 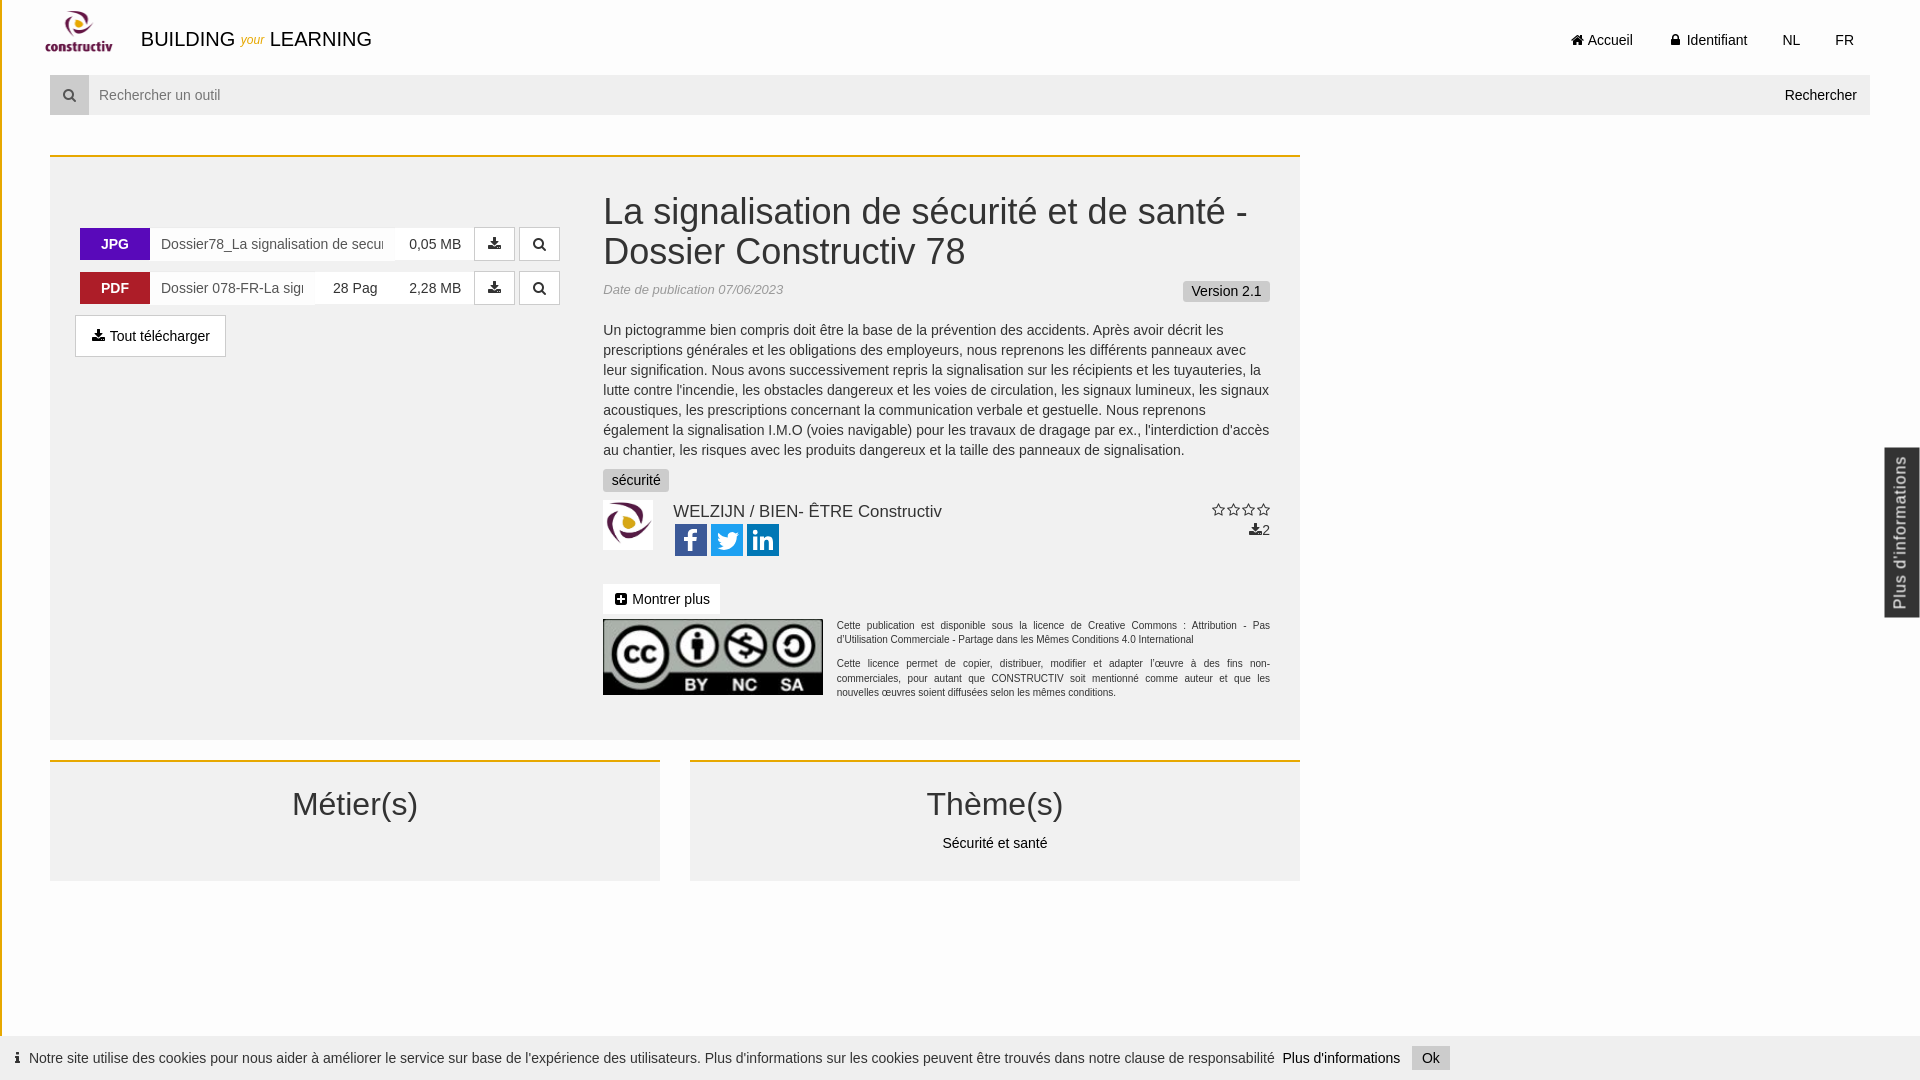 I want to click on 'Twitter', so click(x=709, y=541).